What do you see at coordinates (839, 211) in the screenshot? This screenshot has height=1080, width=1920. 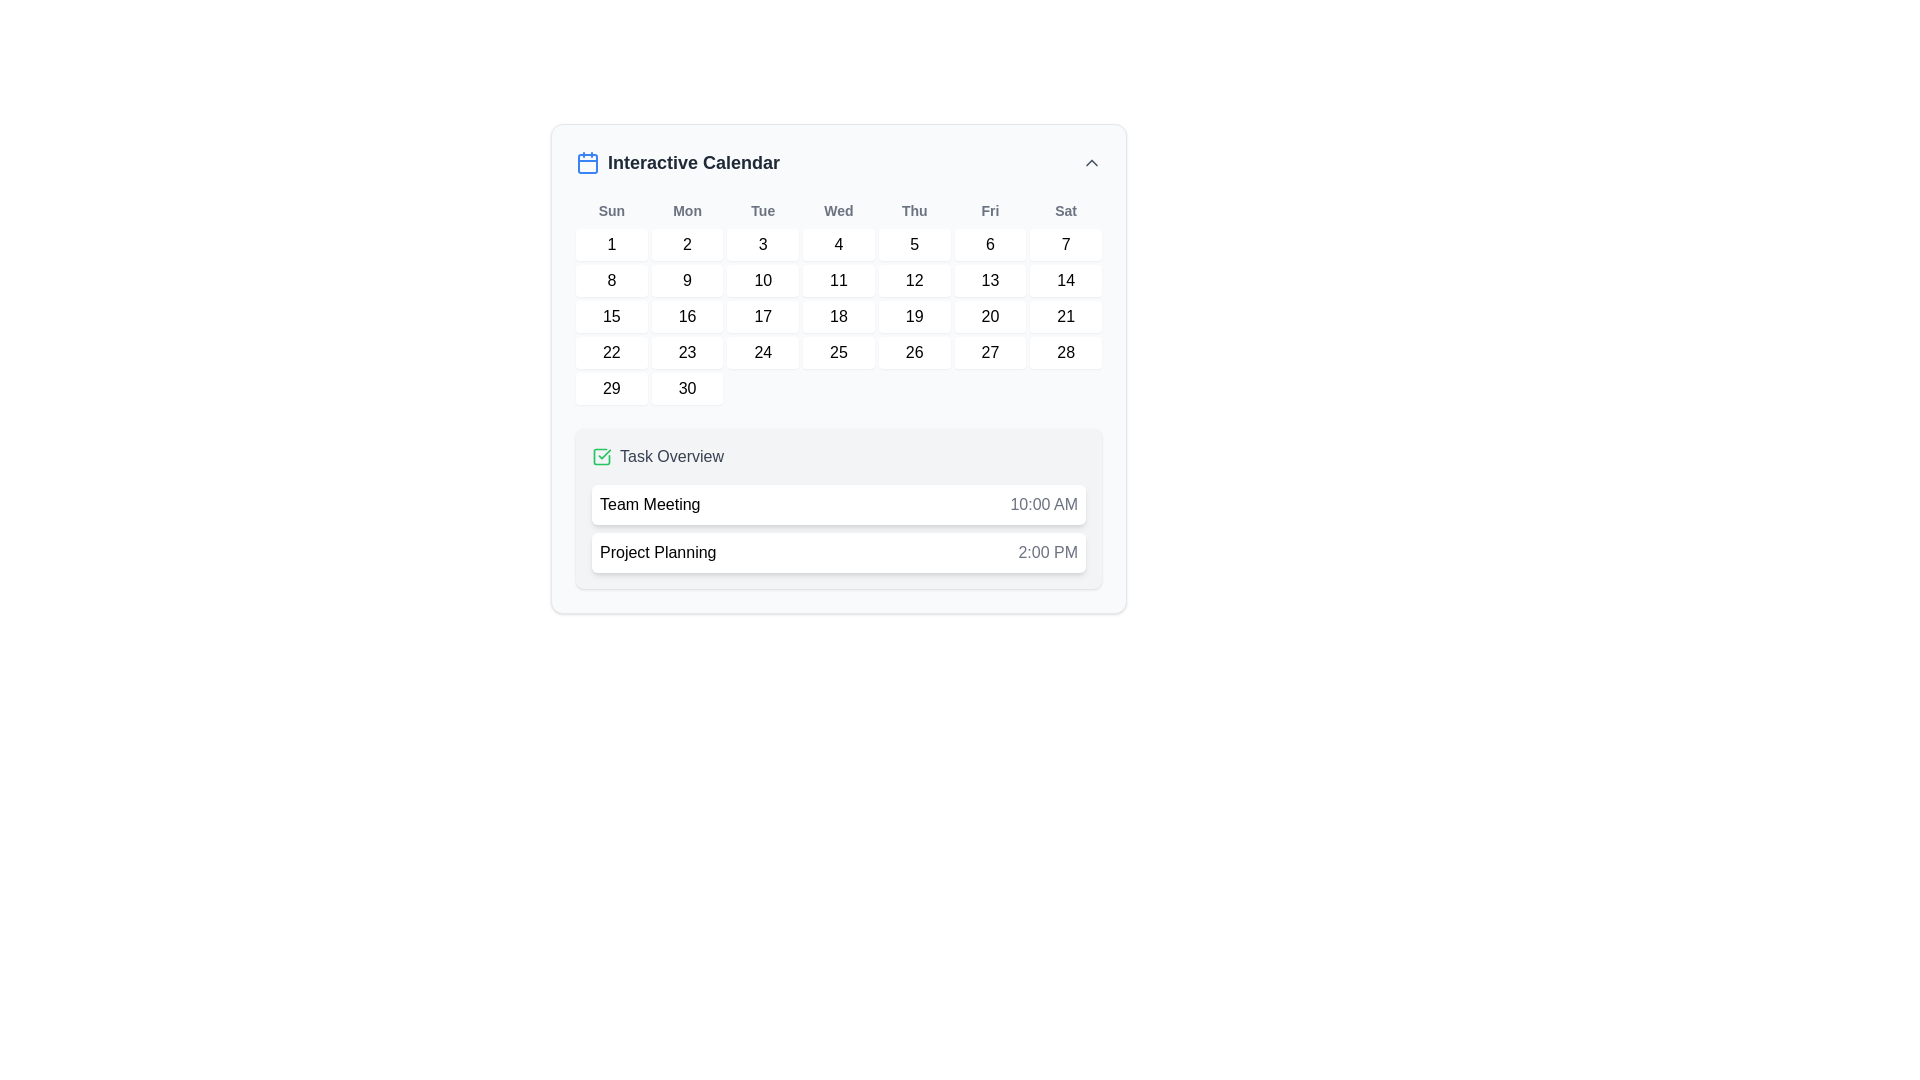 I see `the Text label row that serves as the header for the calendar grid, located below the title 'Interactive Calendar.' This row labels each column with the corresponding day of the week` at bounding box center [839, 211].